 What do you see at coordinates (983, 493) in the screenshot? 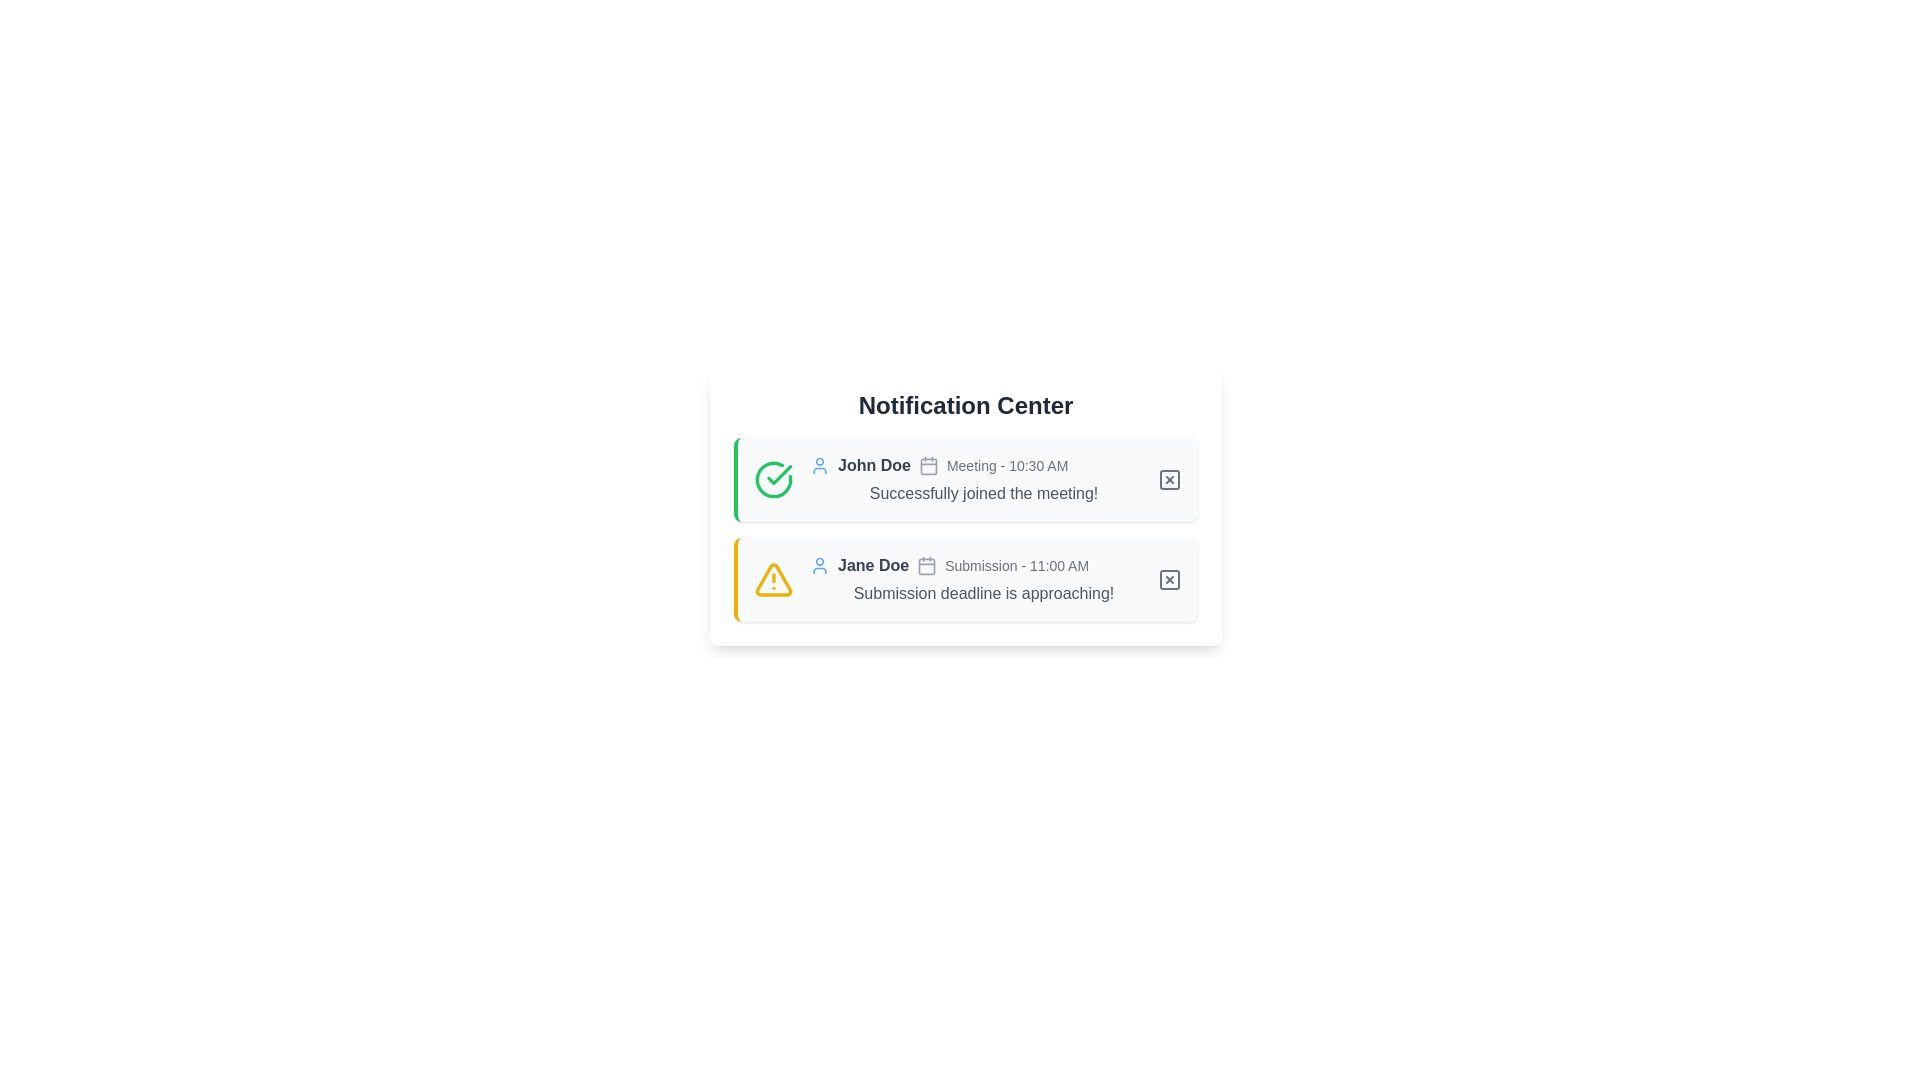
I see `the notification text that states 'Successfully joined the meeting!' located below the 'John Doe Meeting - 10:30 AM' information bar` at bounding box center [983, 493].